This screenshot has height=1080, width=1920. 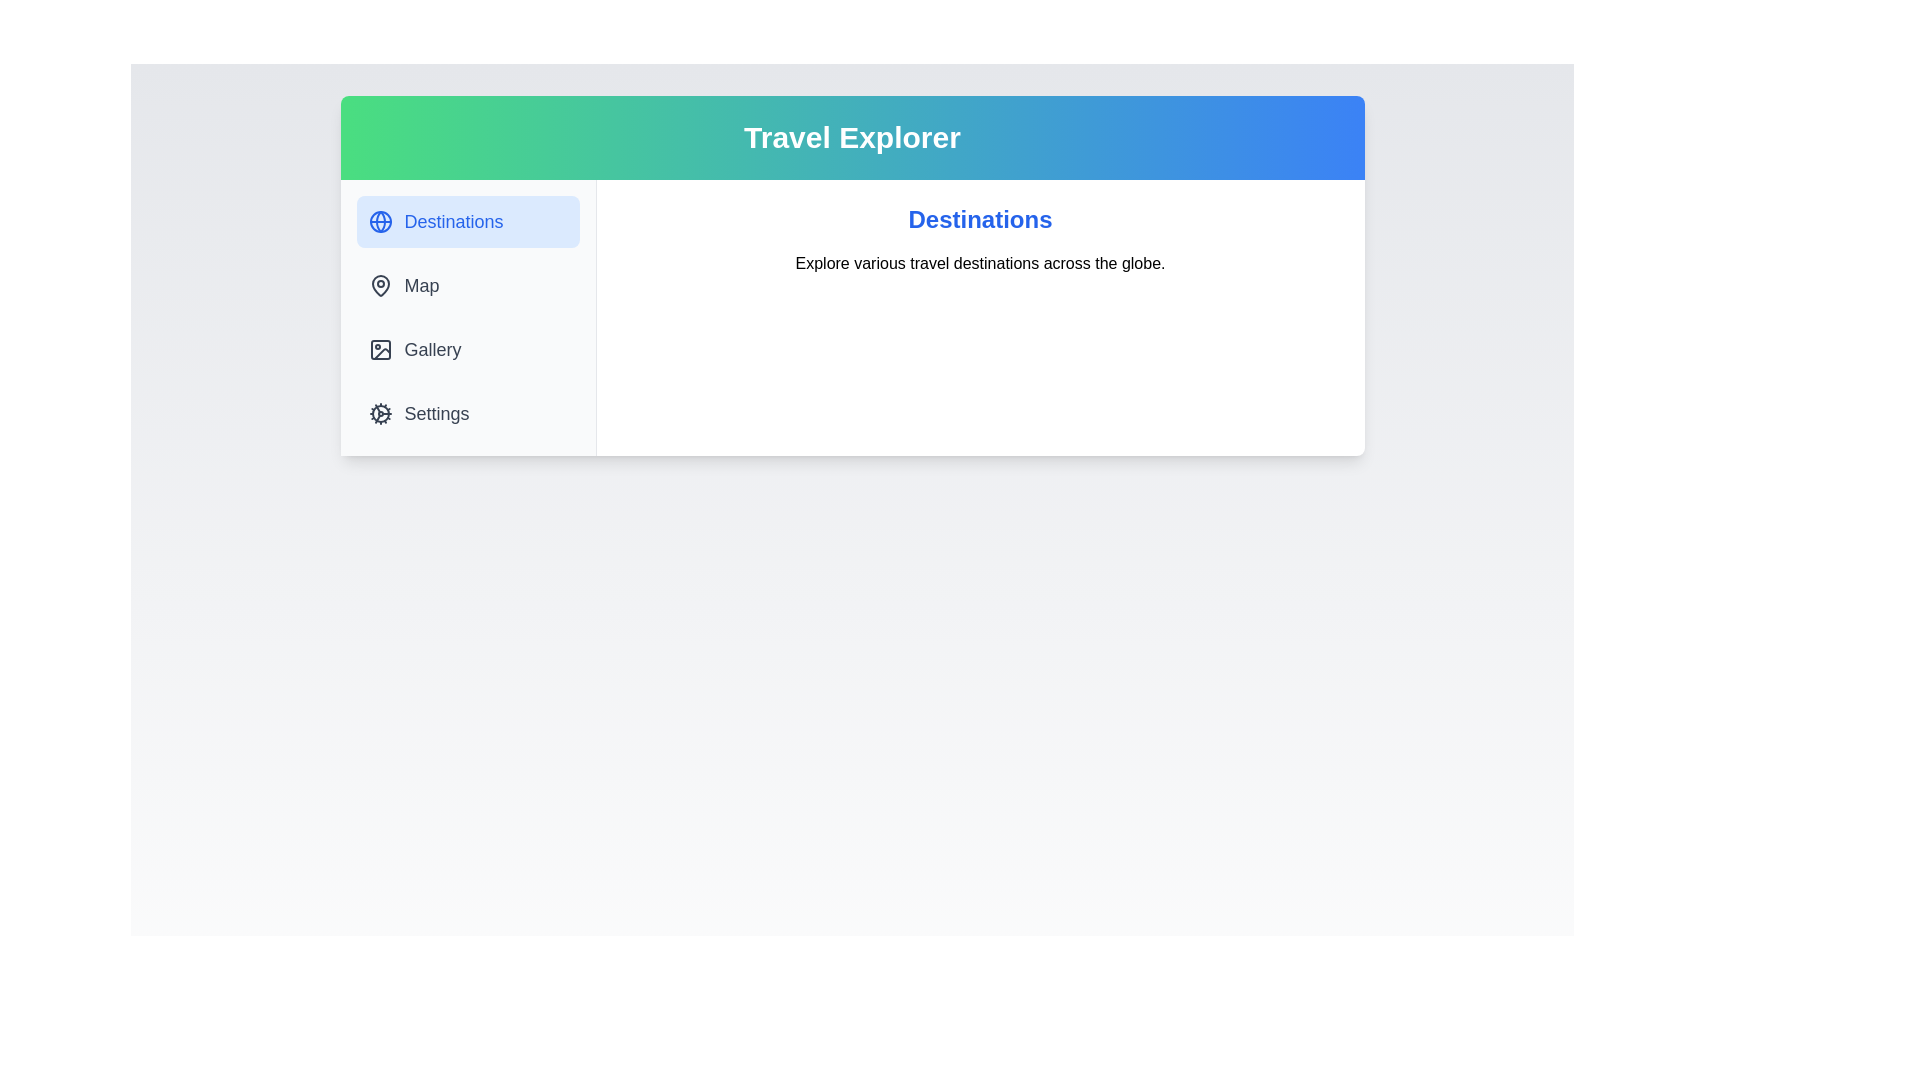 I want to click on the Gallery tab to navigate to it, so click(x=466, y=349).